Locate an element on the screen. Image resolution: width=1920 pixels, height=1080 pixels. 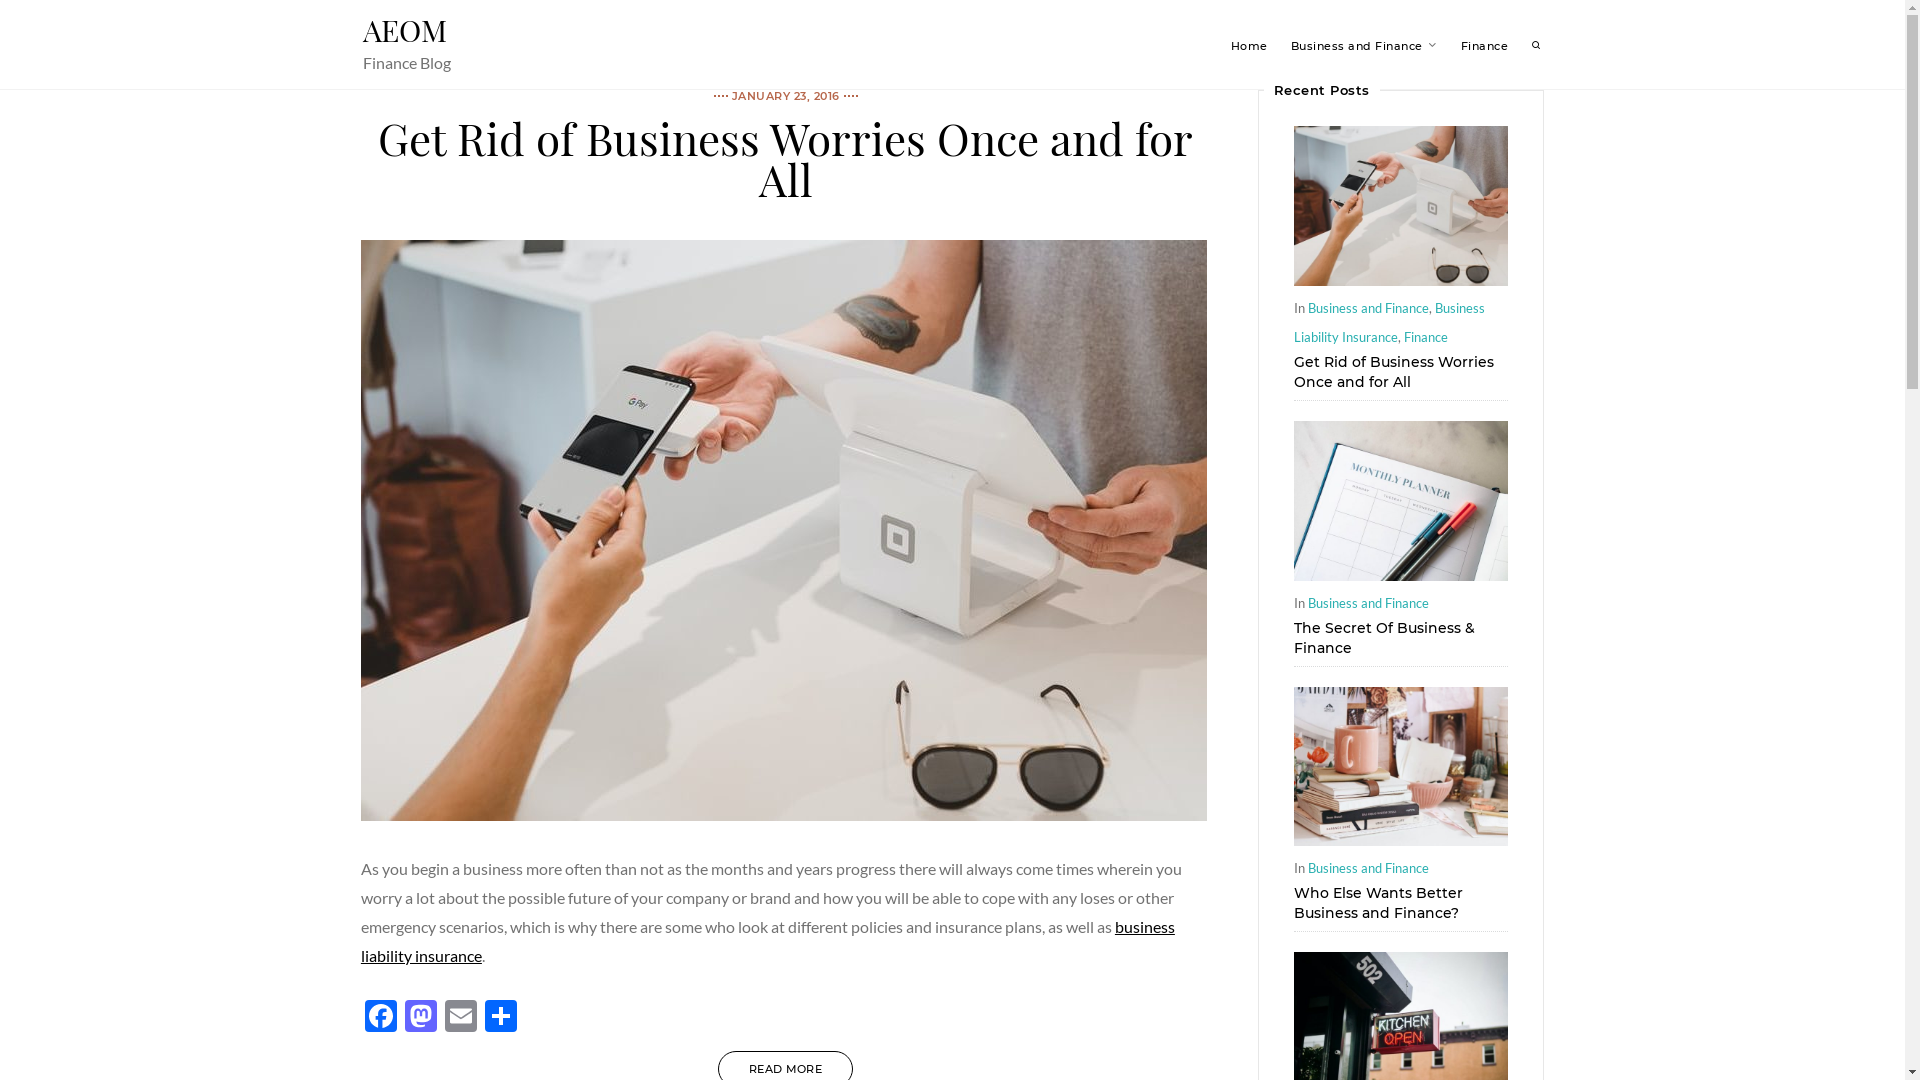
'Who Else Wants Better Business and Finance?' is located at coordinates (1377, 902).